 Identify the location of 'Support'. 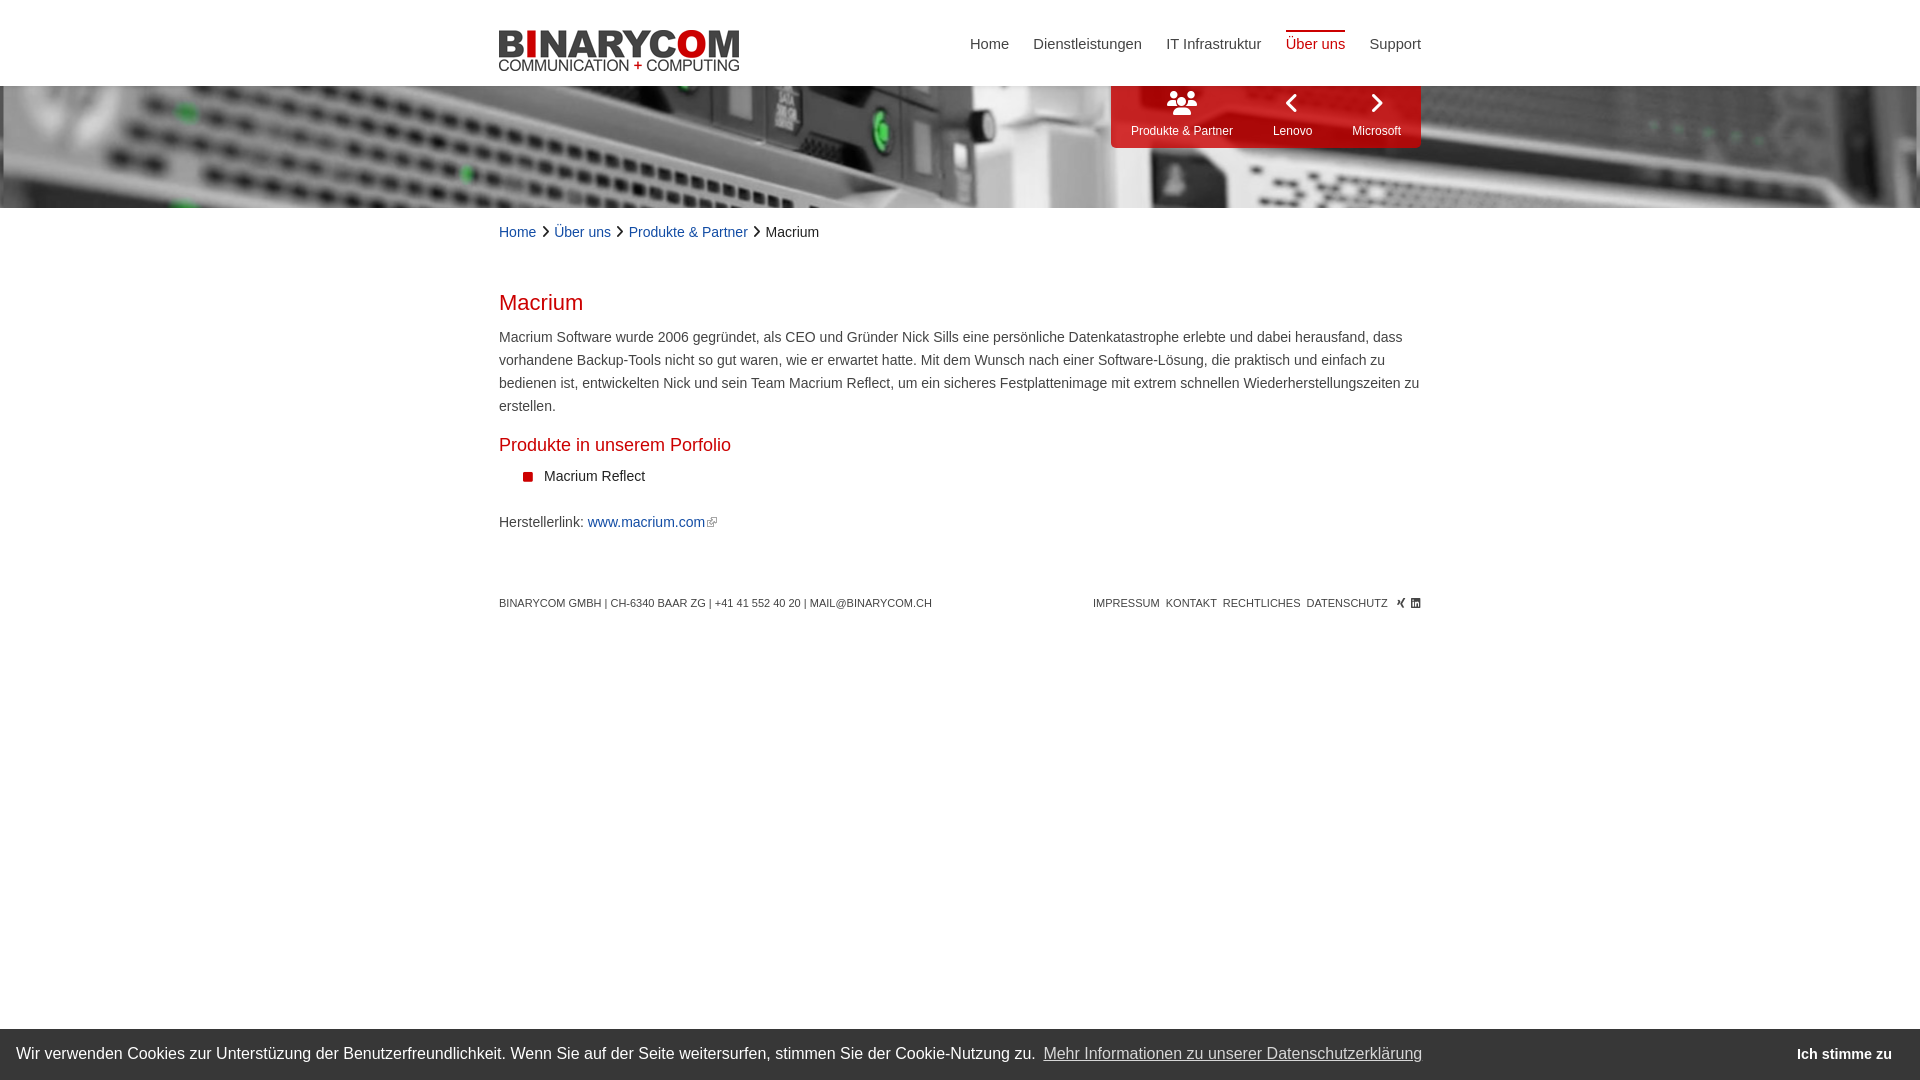
(1394, 42).